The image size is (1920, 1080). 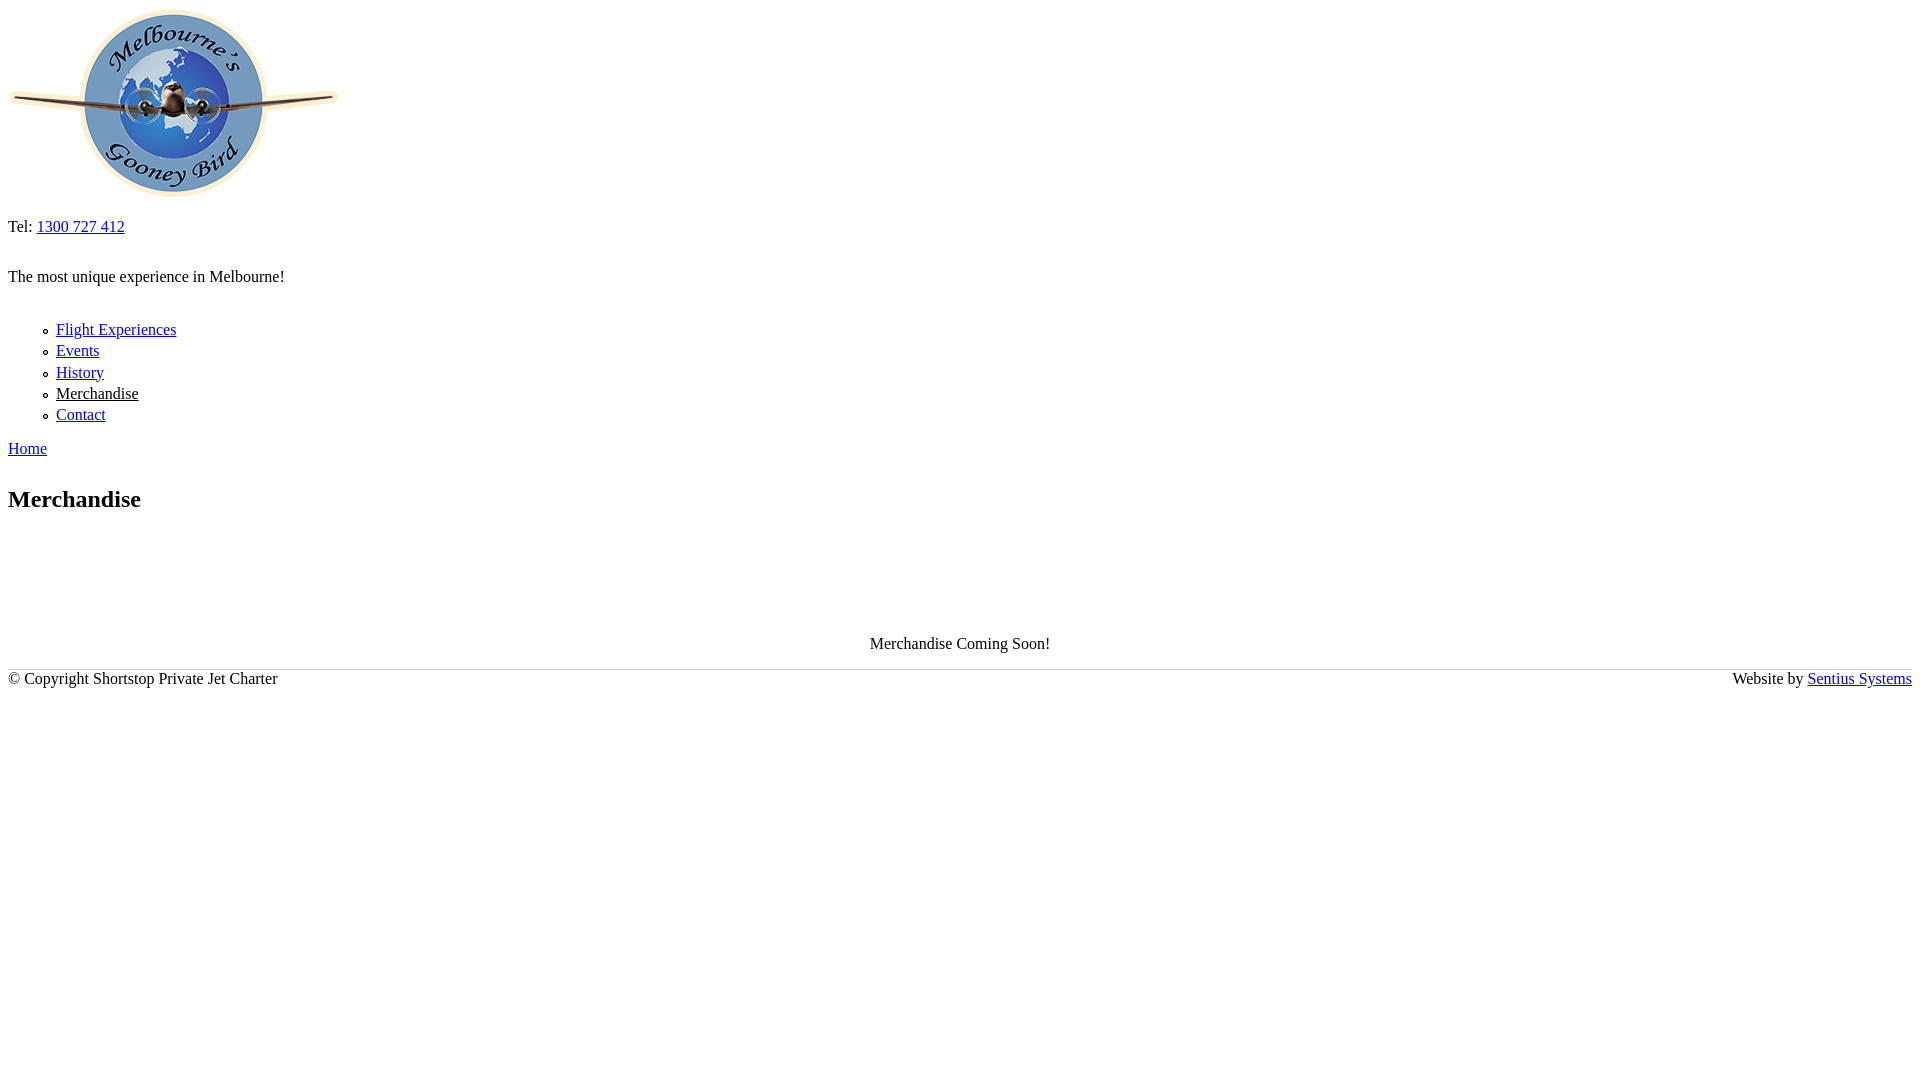 What do you see at coordinates (114, 328) in the screenshot?
I see `'Flight Experiences'` at bounding box center [114, 328].